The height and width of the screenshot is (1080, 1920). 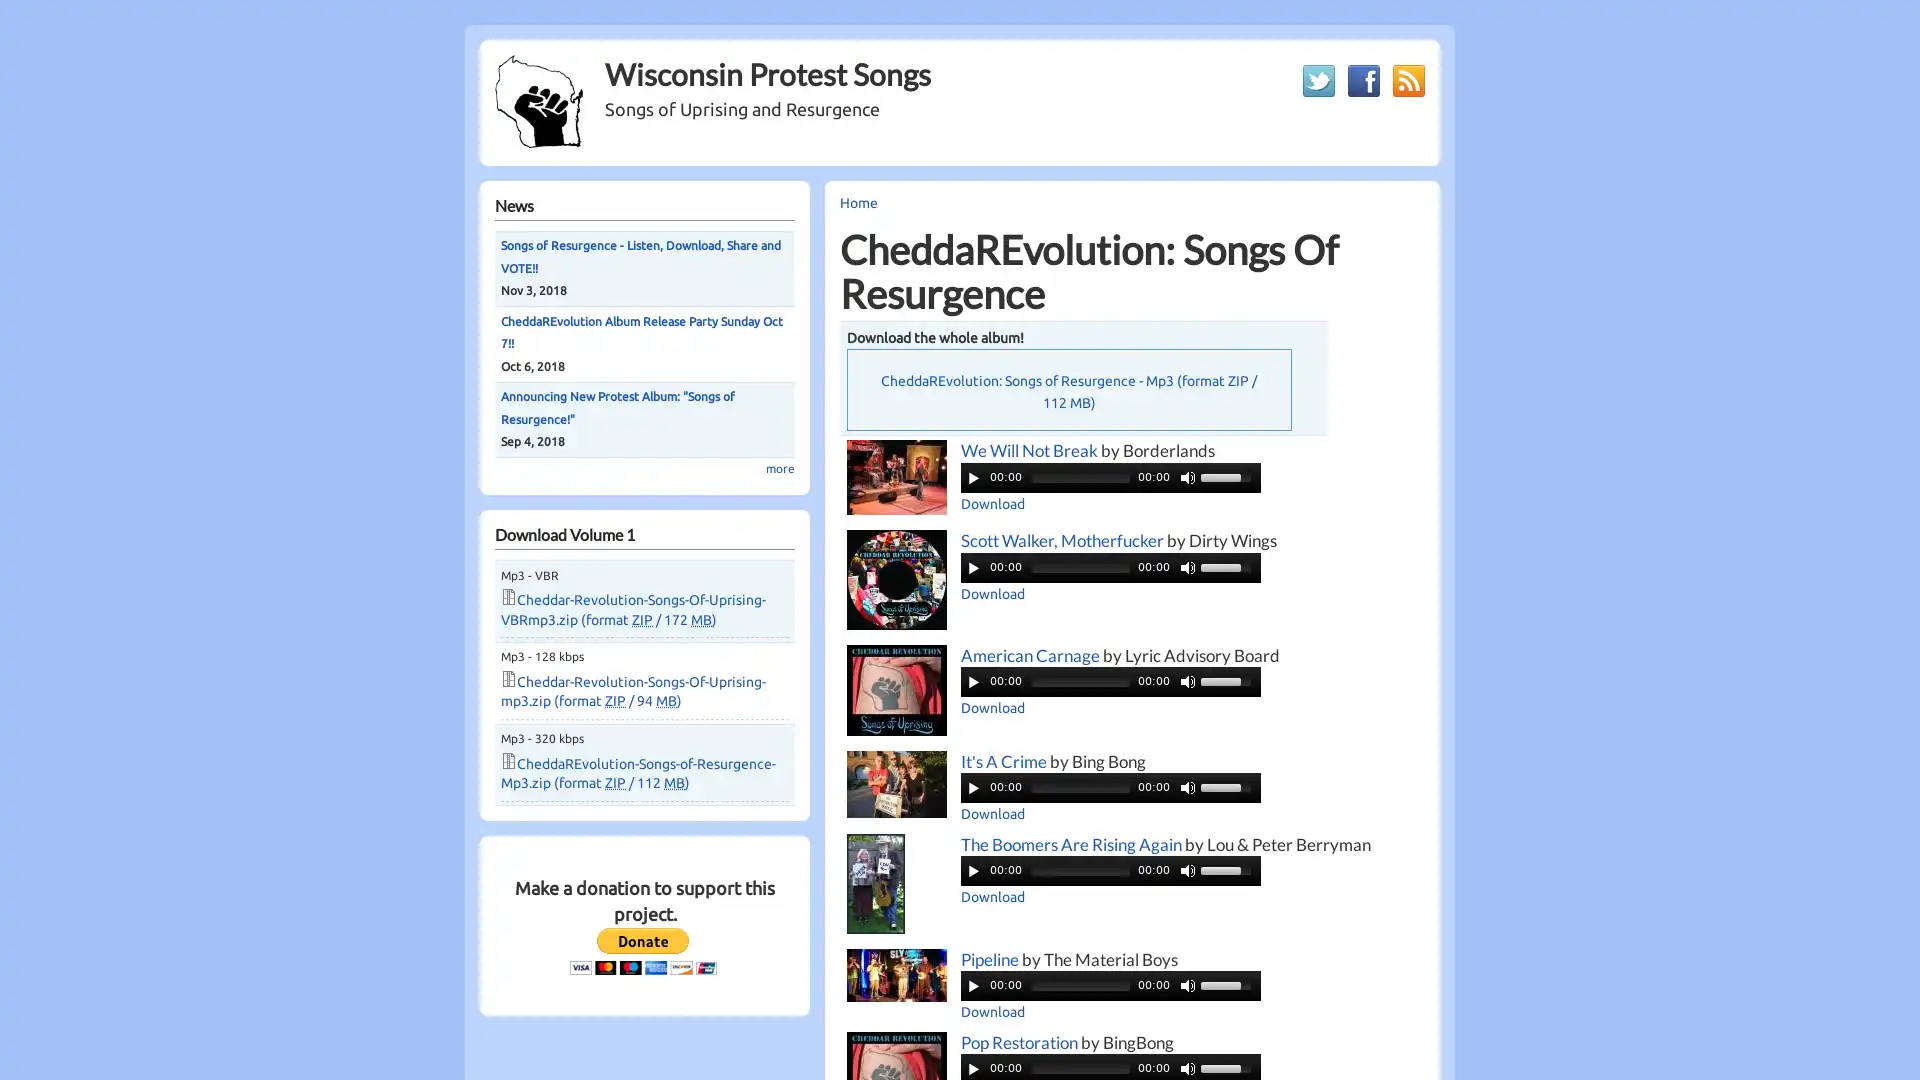 I want to click on Play/Pause, so click(x=974, y=567).